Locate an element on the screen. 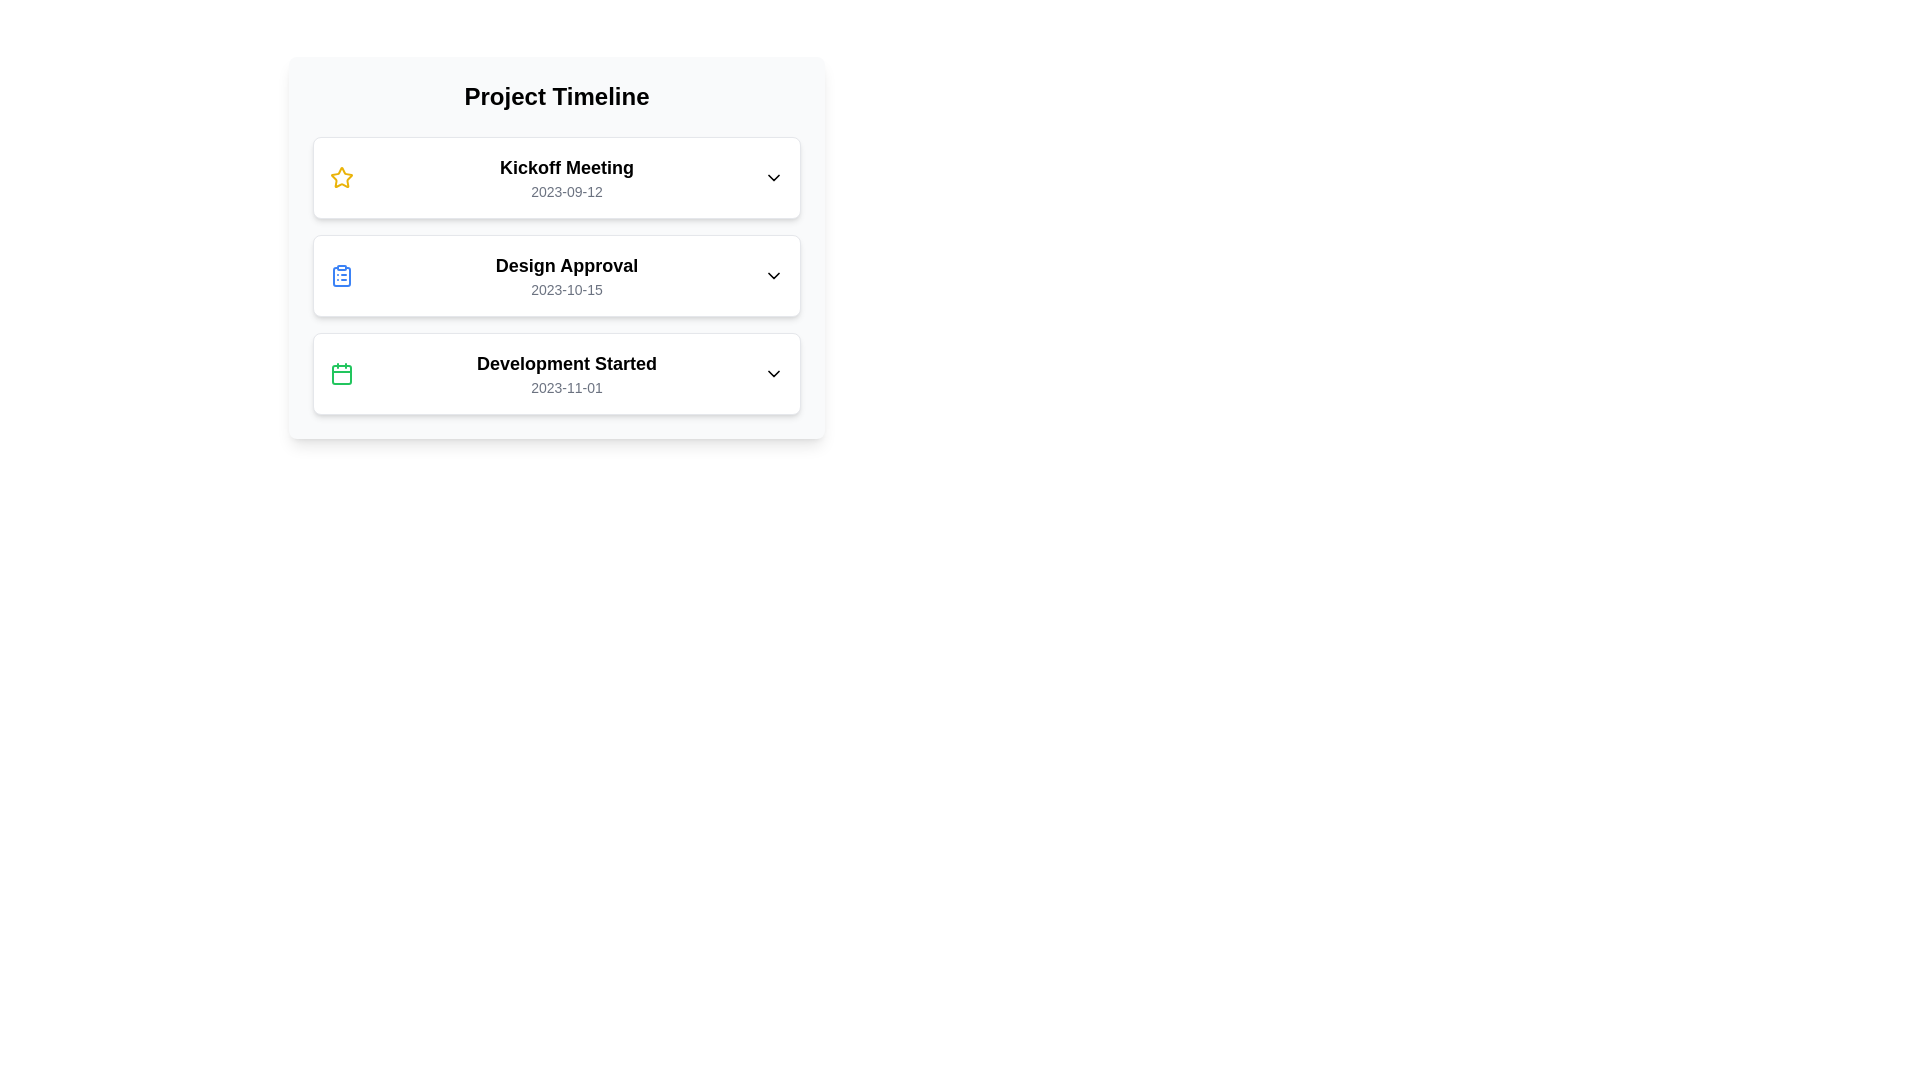 The image size is (1920, 1080). the green calendar icon located to the left of the 'Development Started' title in the 'Project Timeline' section is located at coordinates (341, 374).